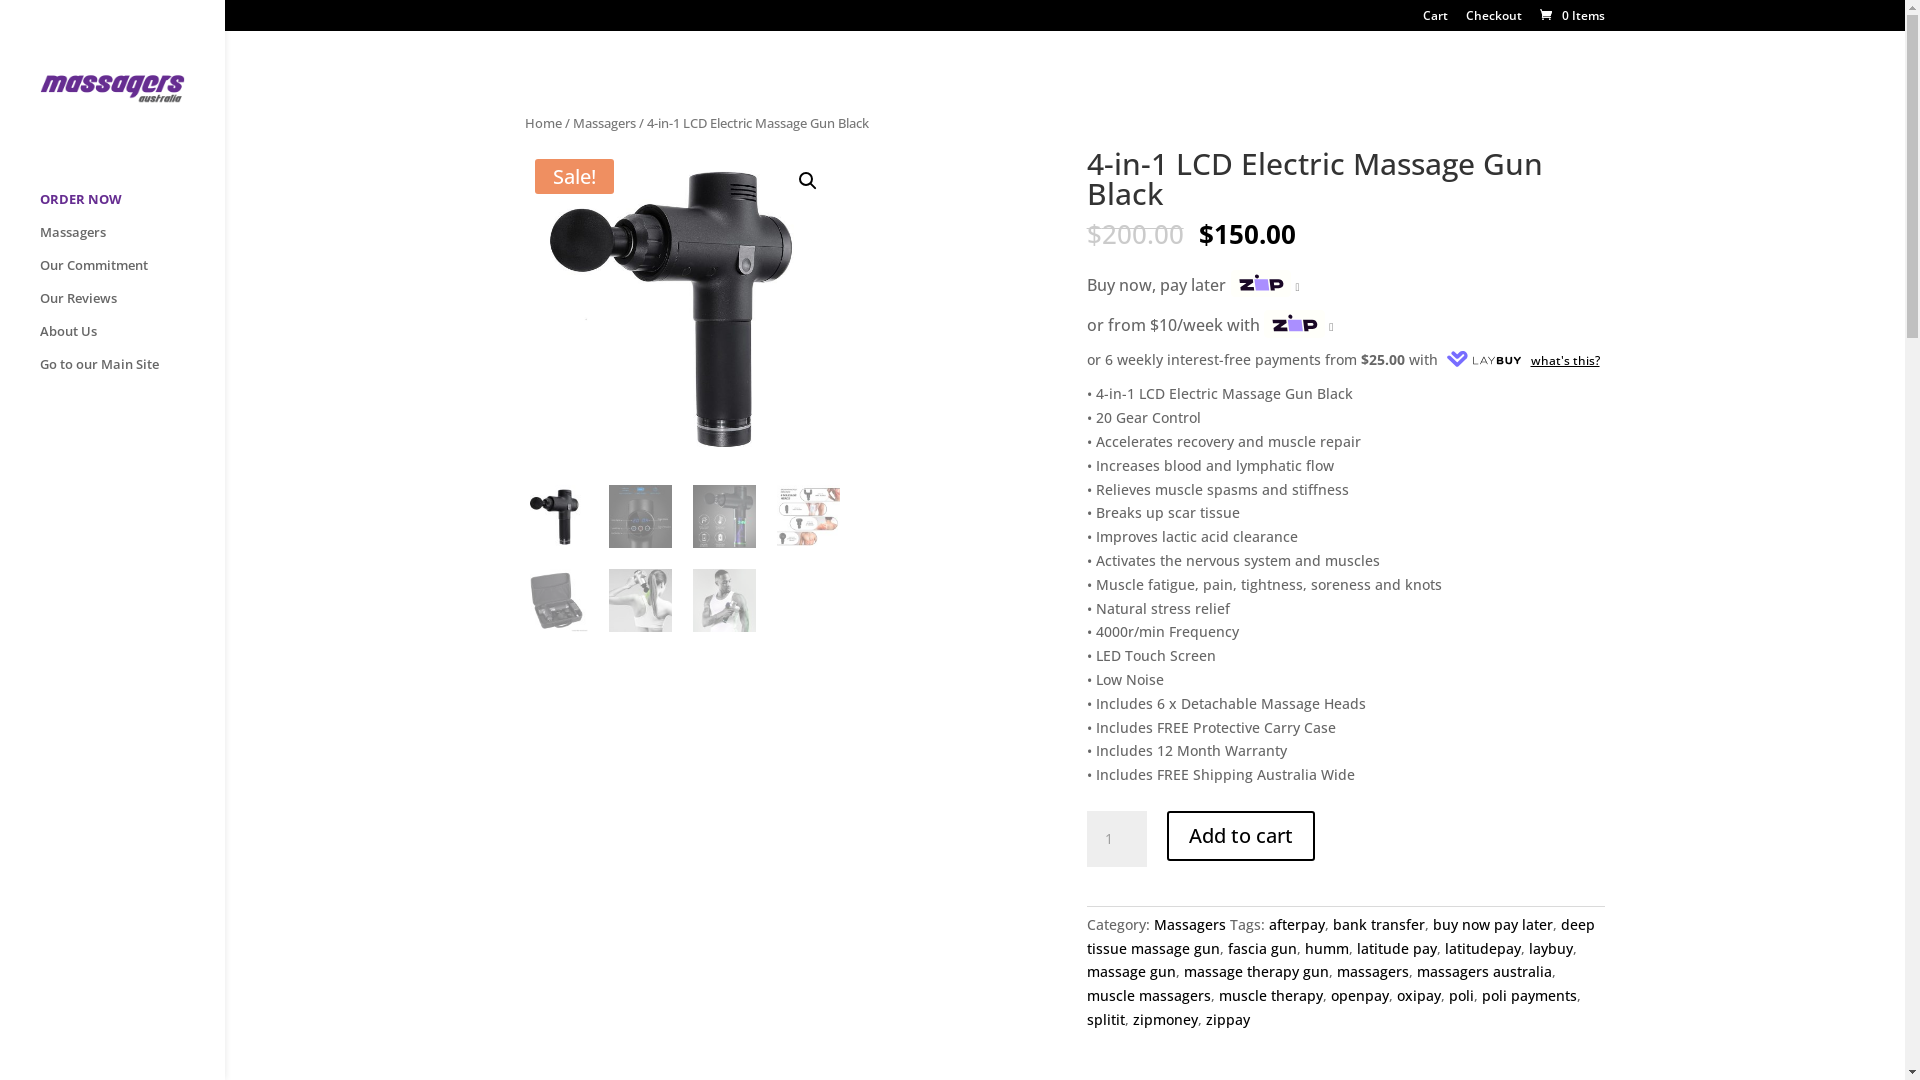 The image size is (1920, 1080). I want to click on 'splitit', so click(1085, 1019).